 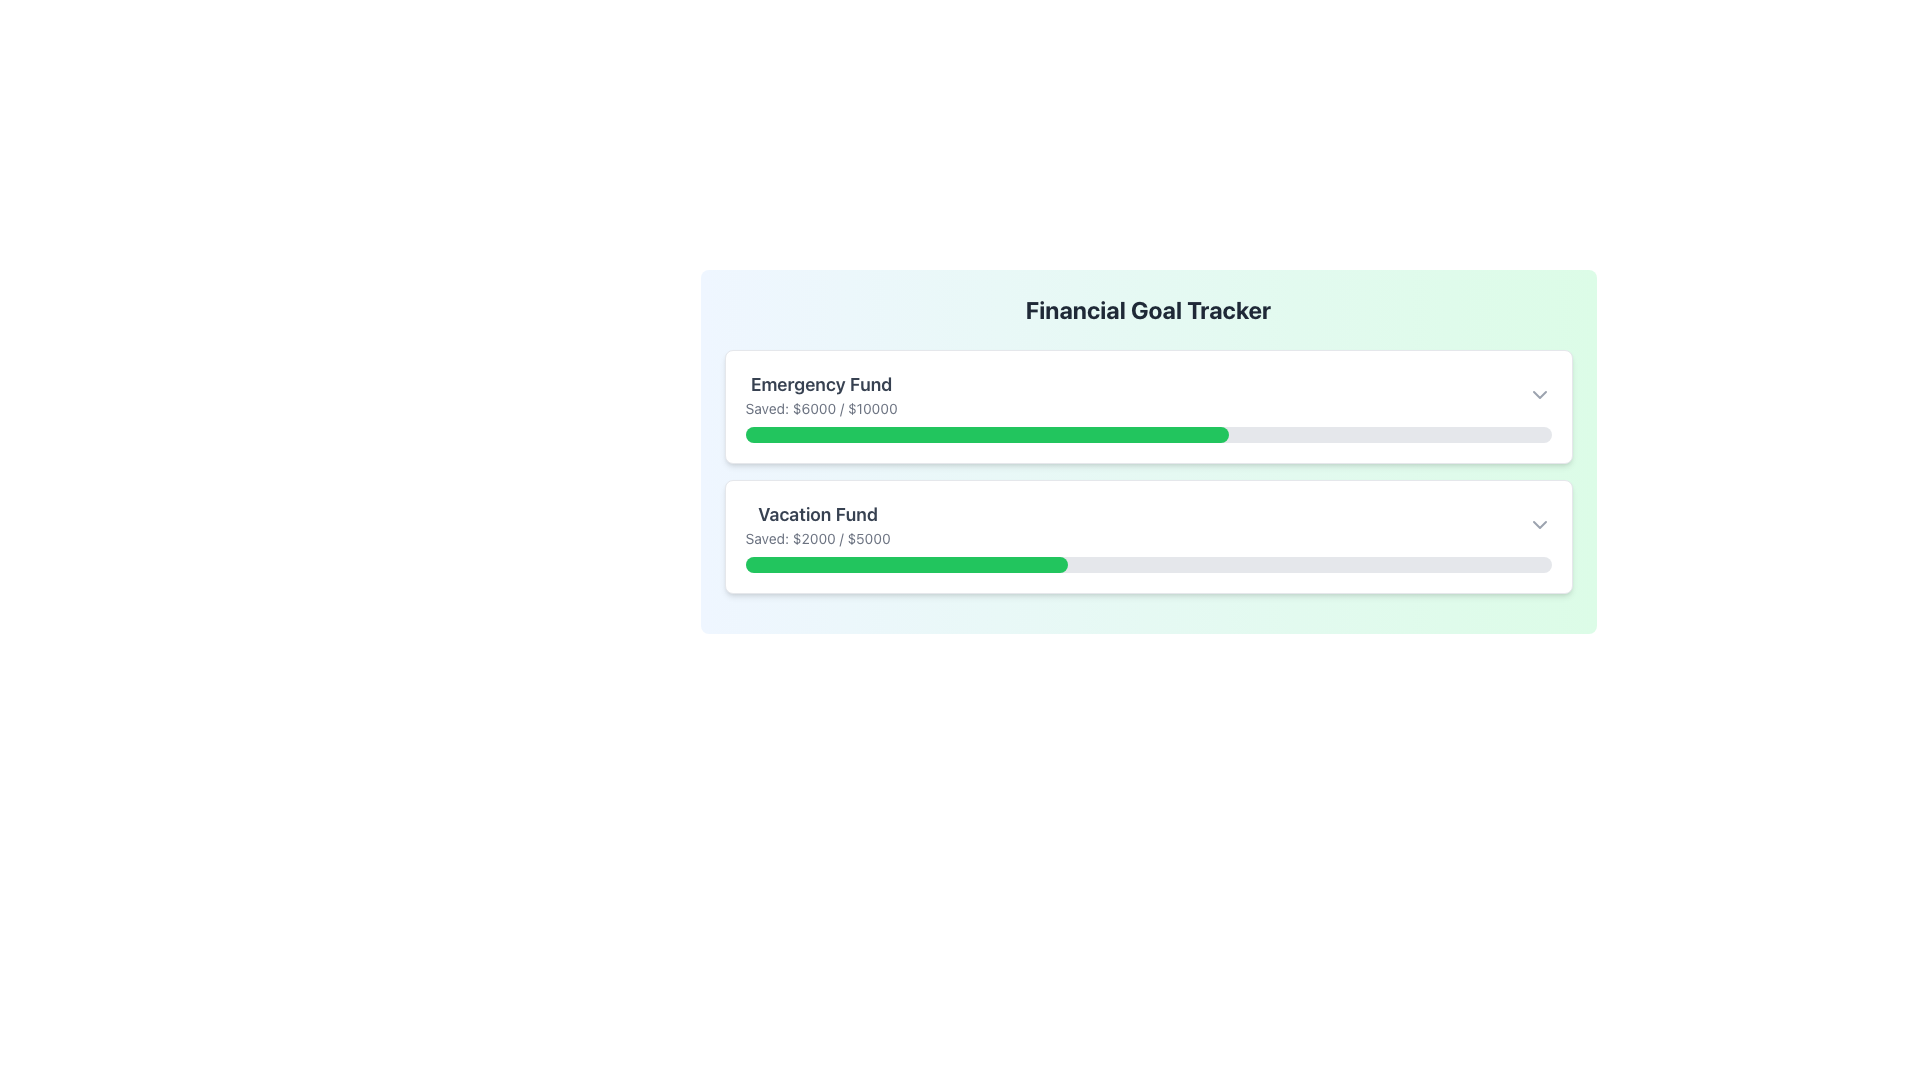 I want to click on the text label 'Vacation Fund' displayed in bold style within the financial goal tracker interface, located above the 'Saved: $2000 / $5000' text, so click(x=818, y=514).